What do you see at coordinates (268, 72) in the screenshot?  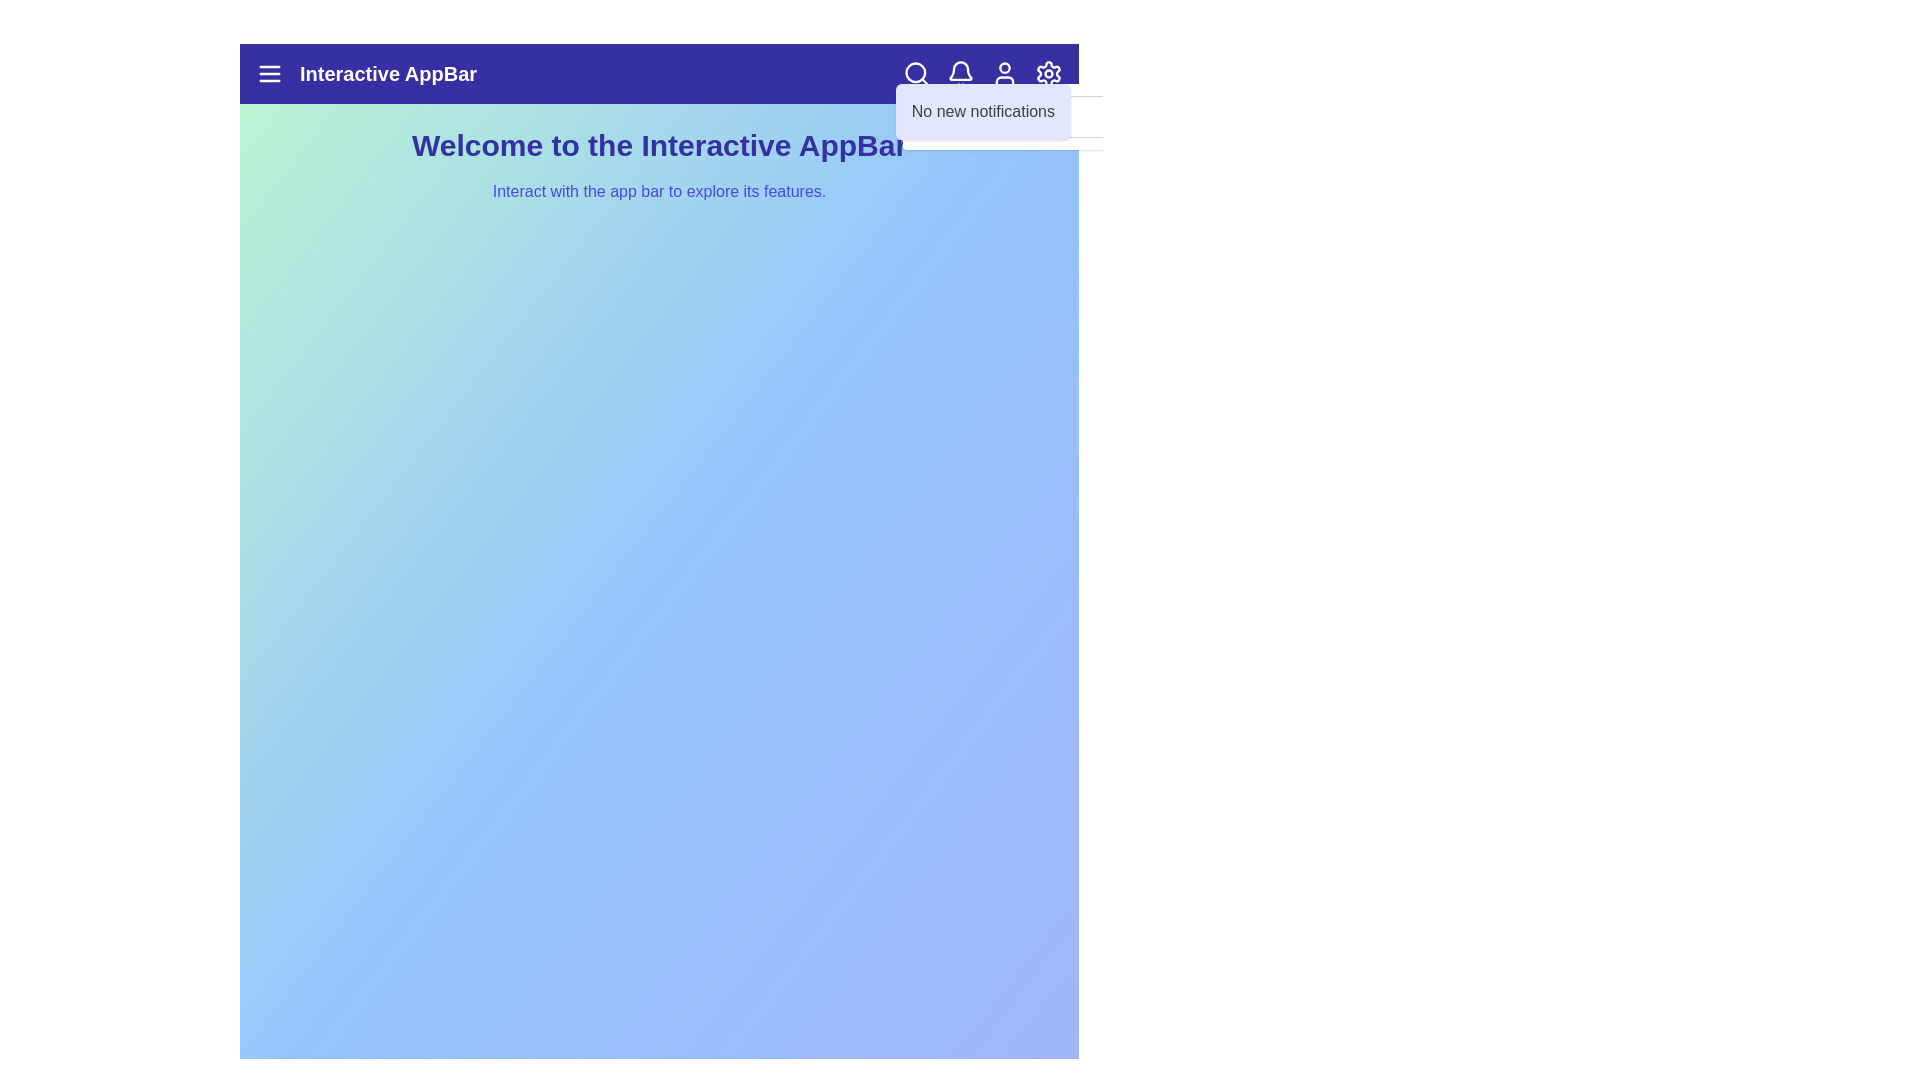 I see `the menu icon to open the main menu` at bounding box center [268, 72].